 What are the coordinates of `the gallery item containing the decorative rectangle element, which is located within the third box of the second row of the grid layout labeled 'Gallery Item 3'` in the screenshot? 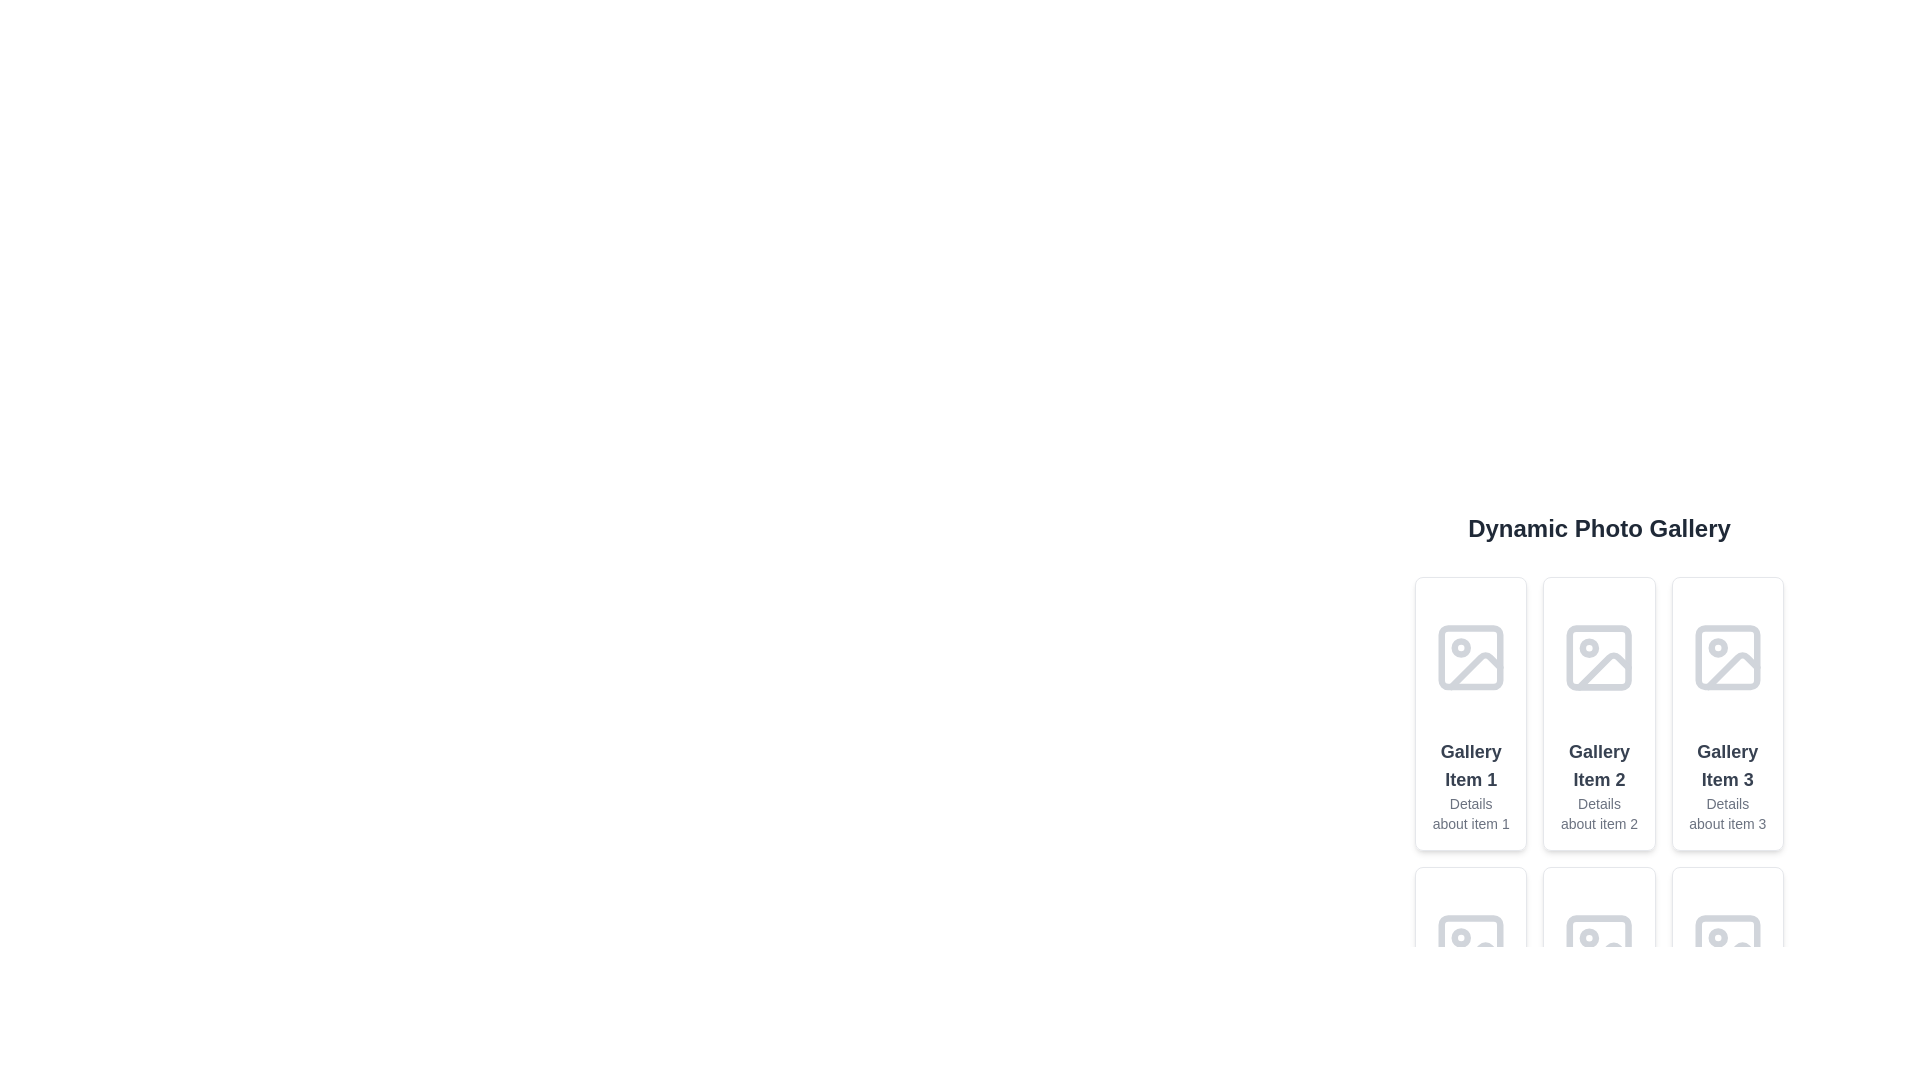 It's located at (1598, 947).